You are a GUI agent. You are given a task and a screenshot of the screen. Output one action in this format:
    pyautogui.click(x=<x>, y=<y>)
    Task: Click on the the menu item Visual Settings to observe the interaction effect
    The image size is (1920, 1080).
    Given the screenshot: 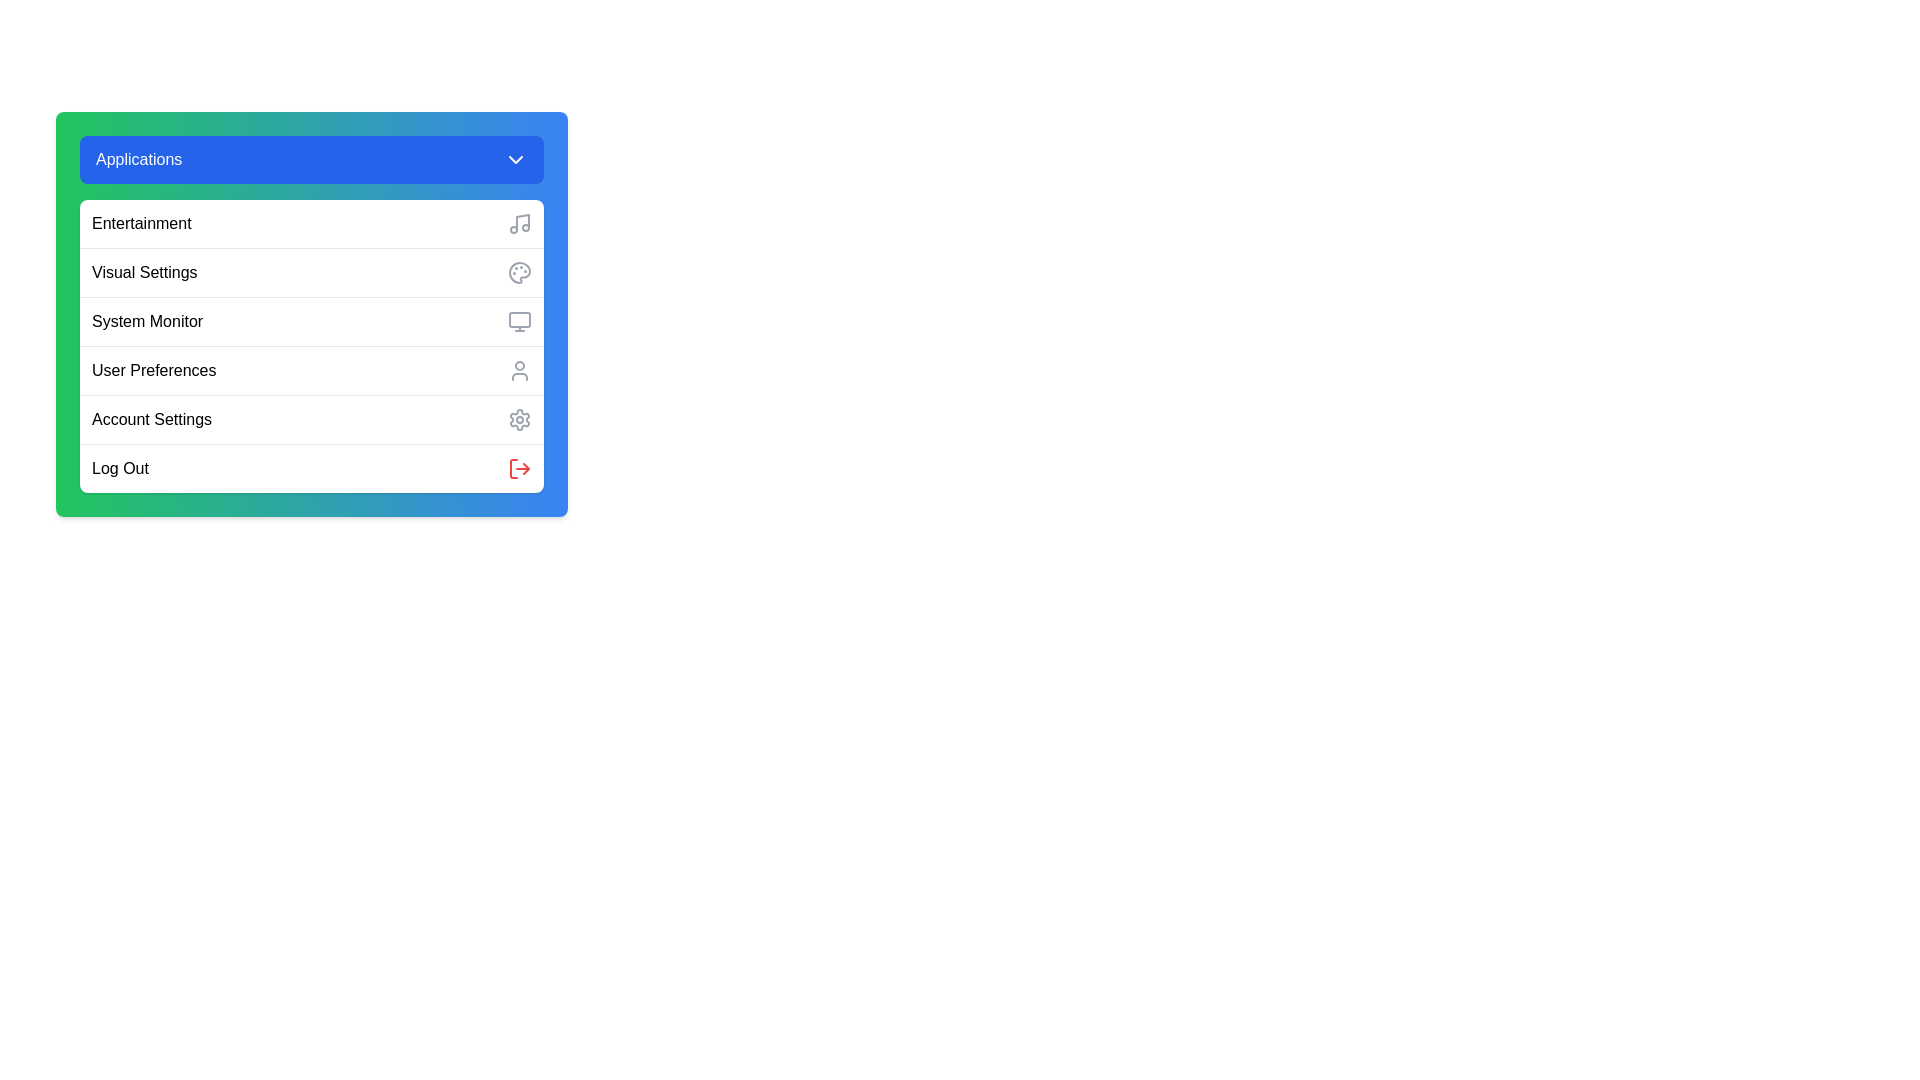 What is the action you would take?
    pyautogui.click(x=311, y=272)
    